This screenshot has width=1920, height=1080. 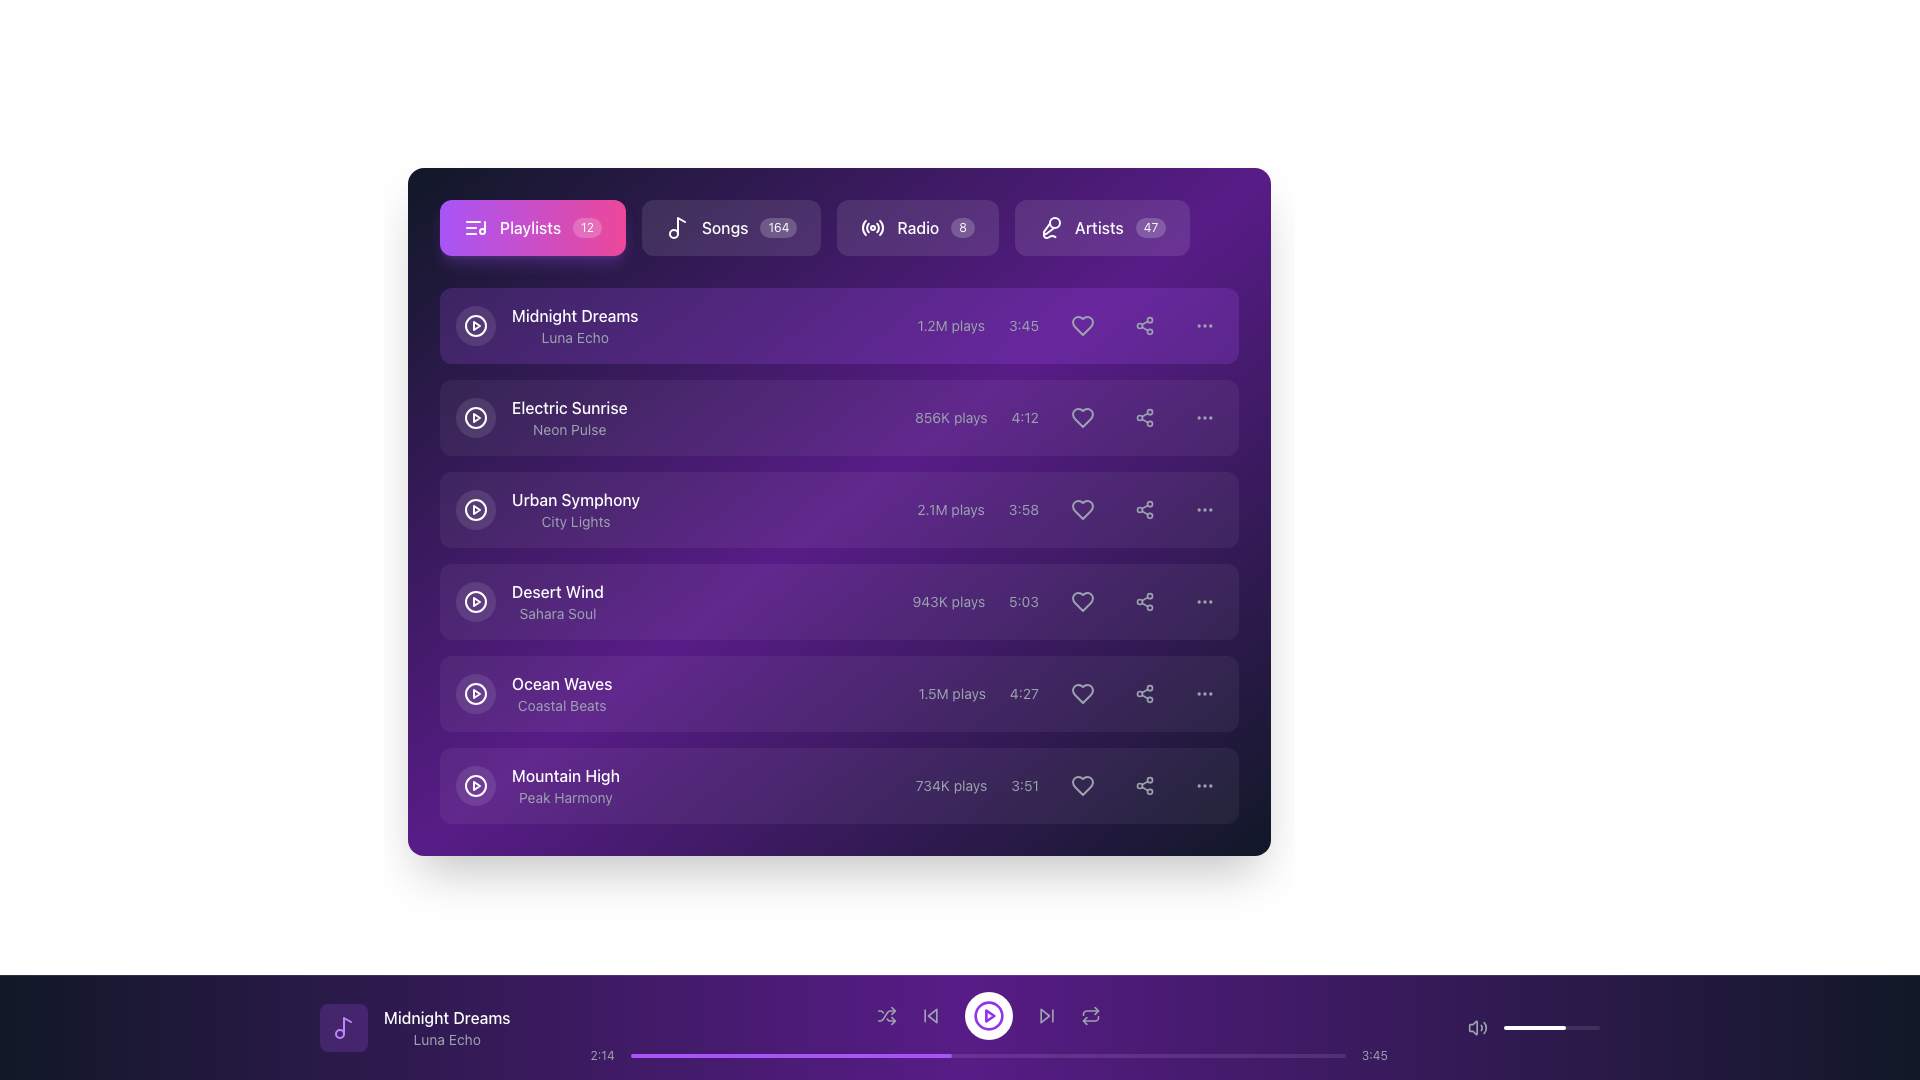 What do you see at coordinates (474, 508) in the screenshot?
I see `the circular Play button with a transparent background and white border located leftmost in the row labeled 'Urban Symphony' with subtitle 'City Lights'` at bounding box center [474, 508].